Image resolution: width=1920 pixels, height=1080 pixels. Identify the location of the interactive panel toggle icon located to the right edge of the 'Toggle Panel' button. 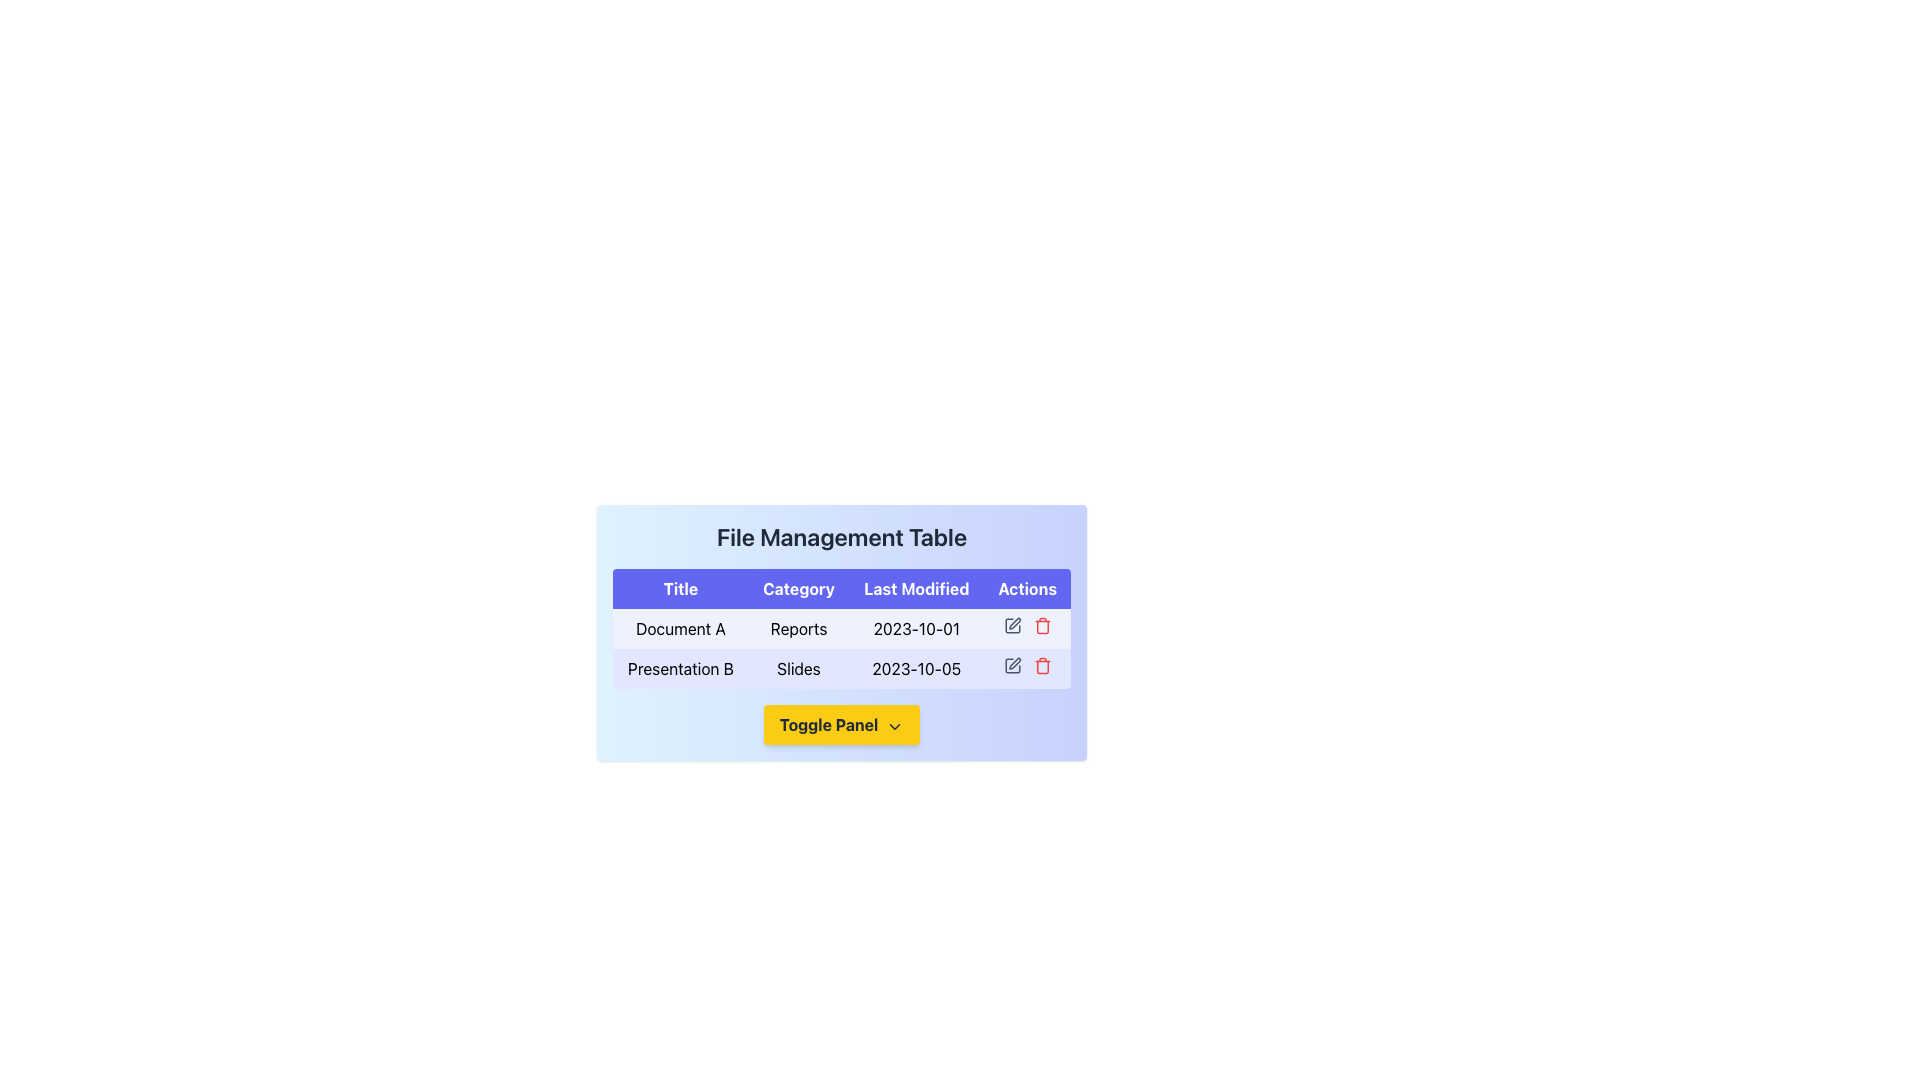
(894, 726).